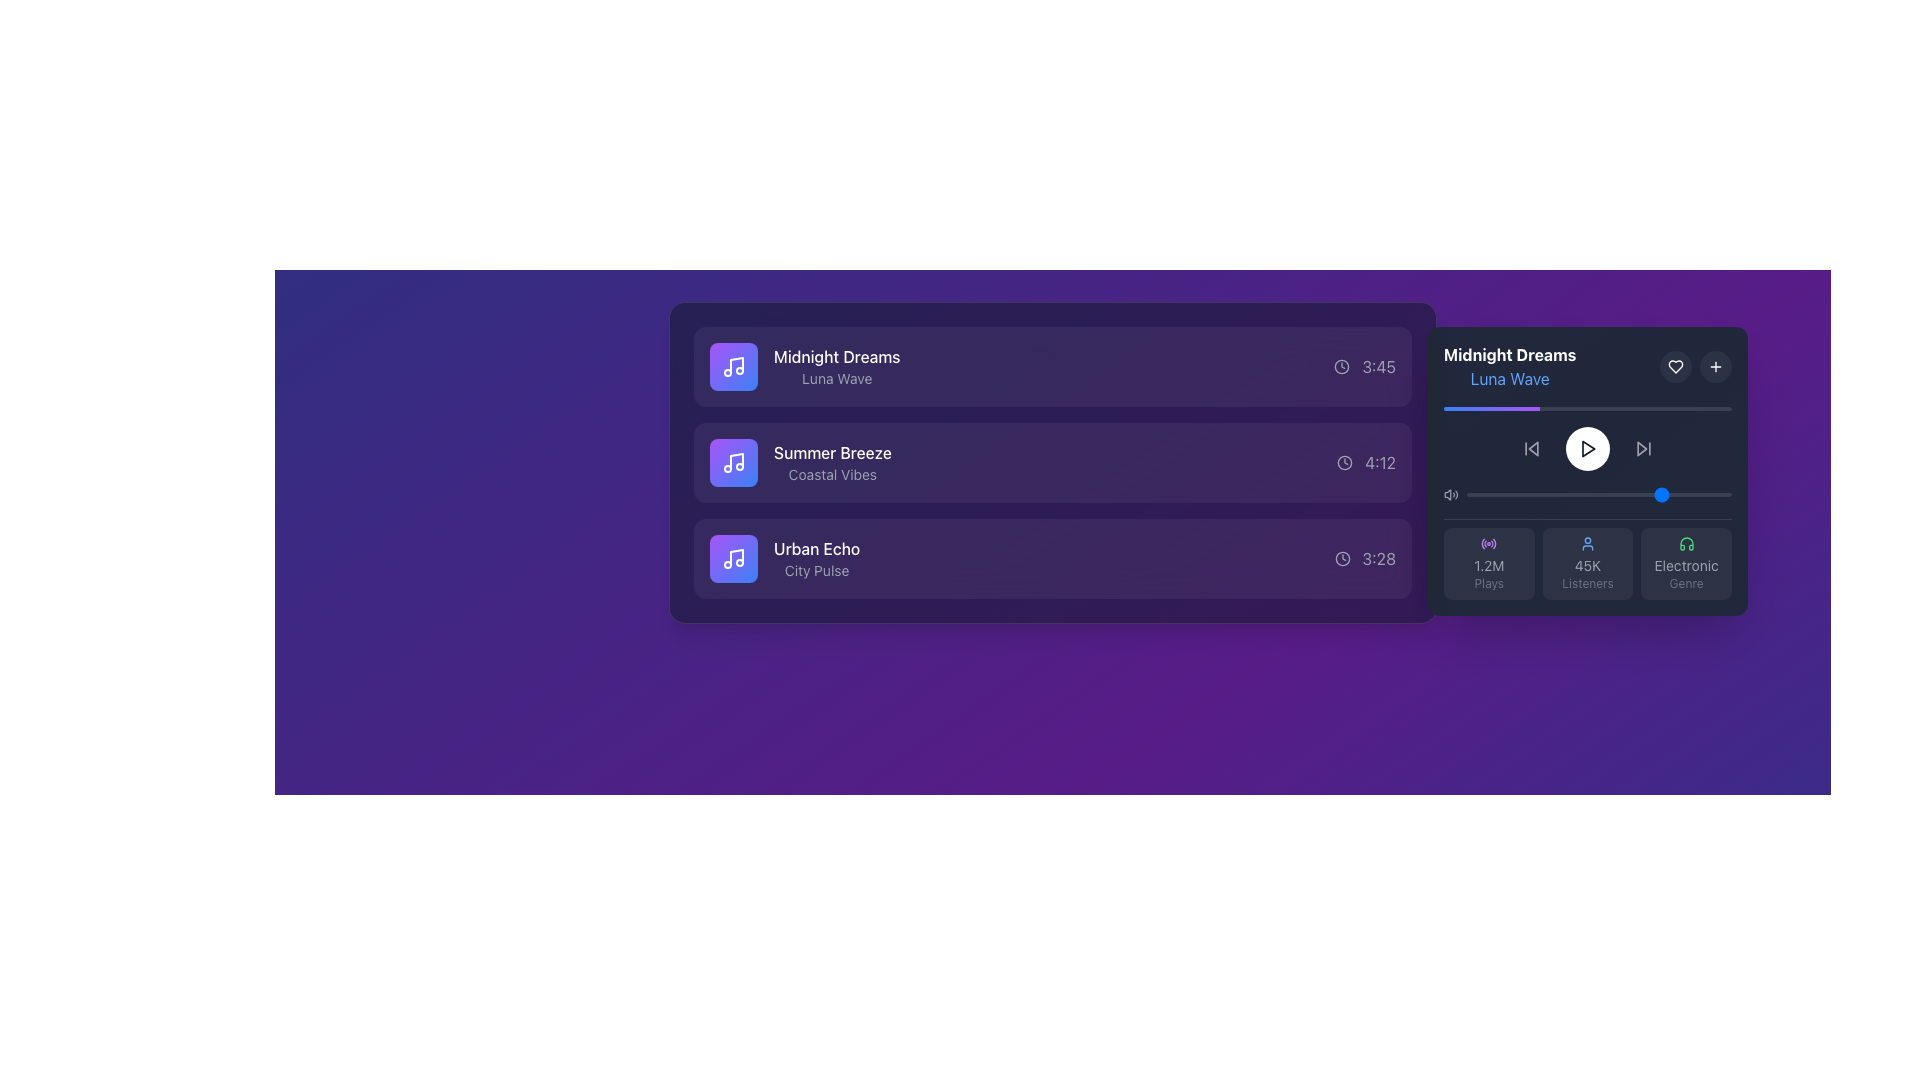 Image resolution: width=1920 pixels, height=1080 pixels. What do you see at coordinates (733, 462) in the screenshot?
I see `the music note icon, which is a white stroke icon within a circular gradient background, located to the left of the 'Midnight Dreams' title` at bounding box center [733, 462].